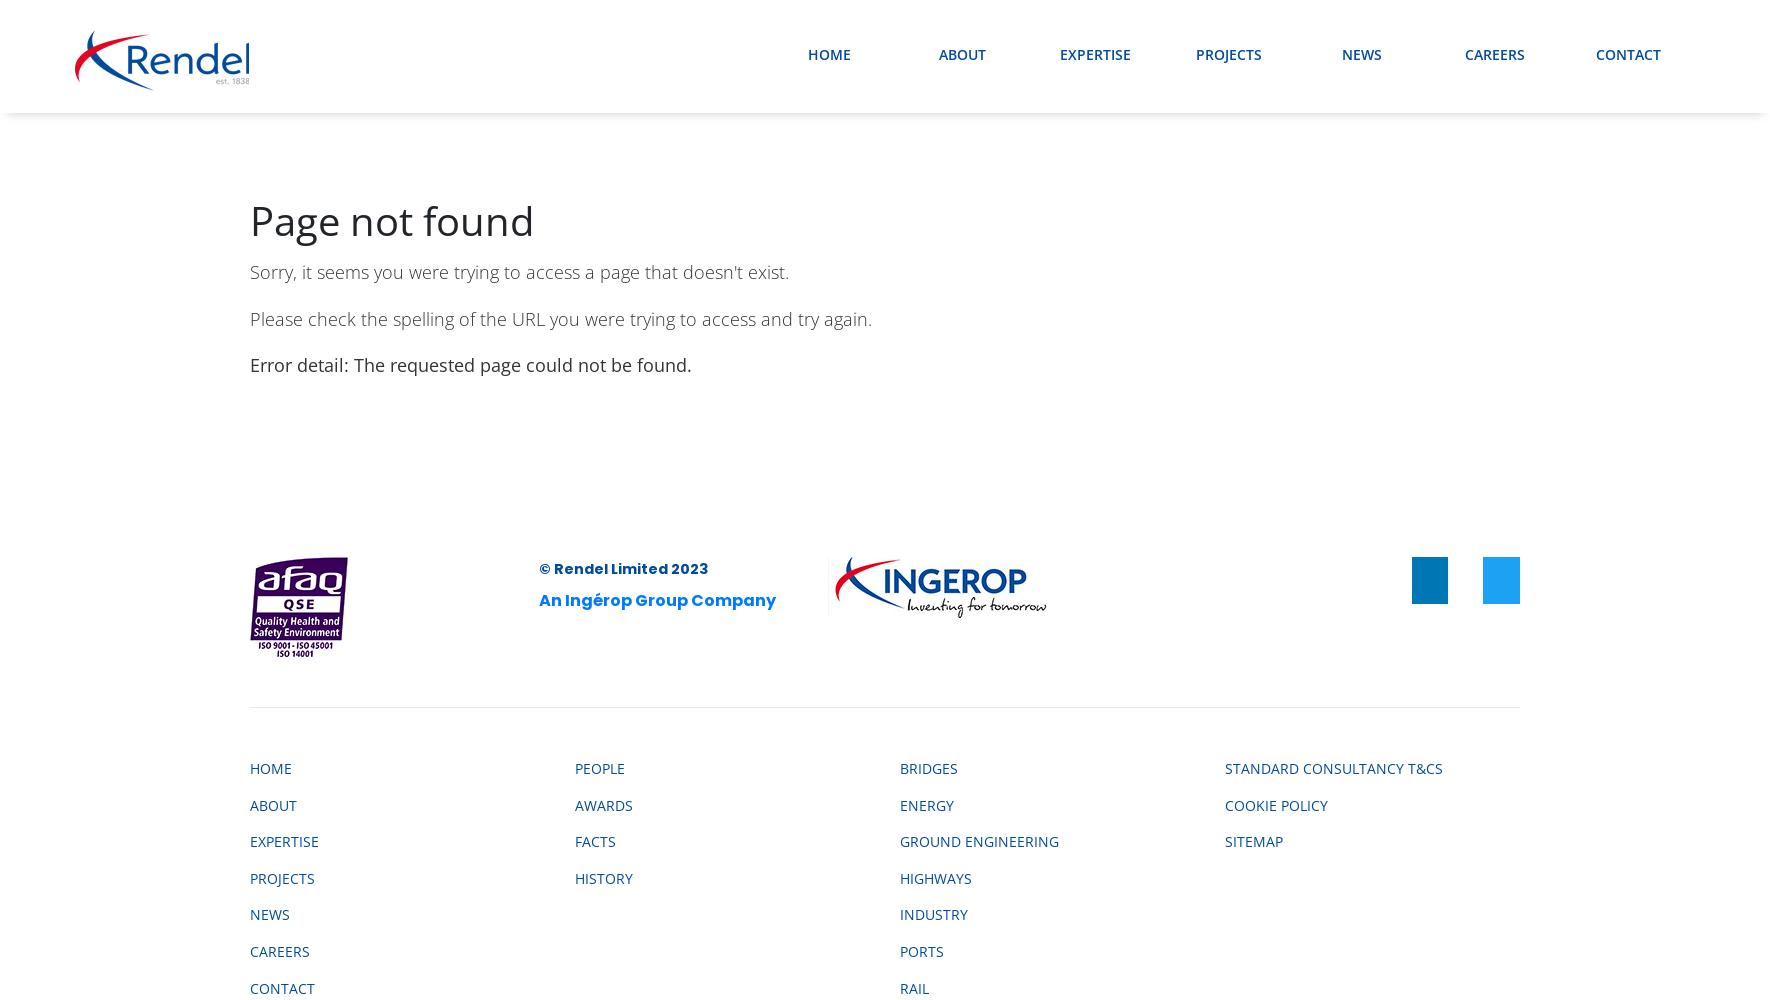  I want to click on 'Page not found', so click(249, 219).